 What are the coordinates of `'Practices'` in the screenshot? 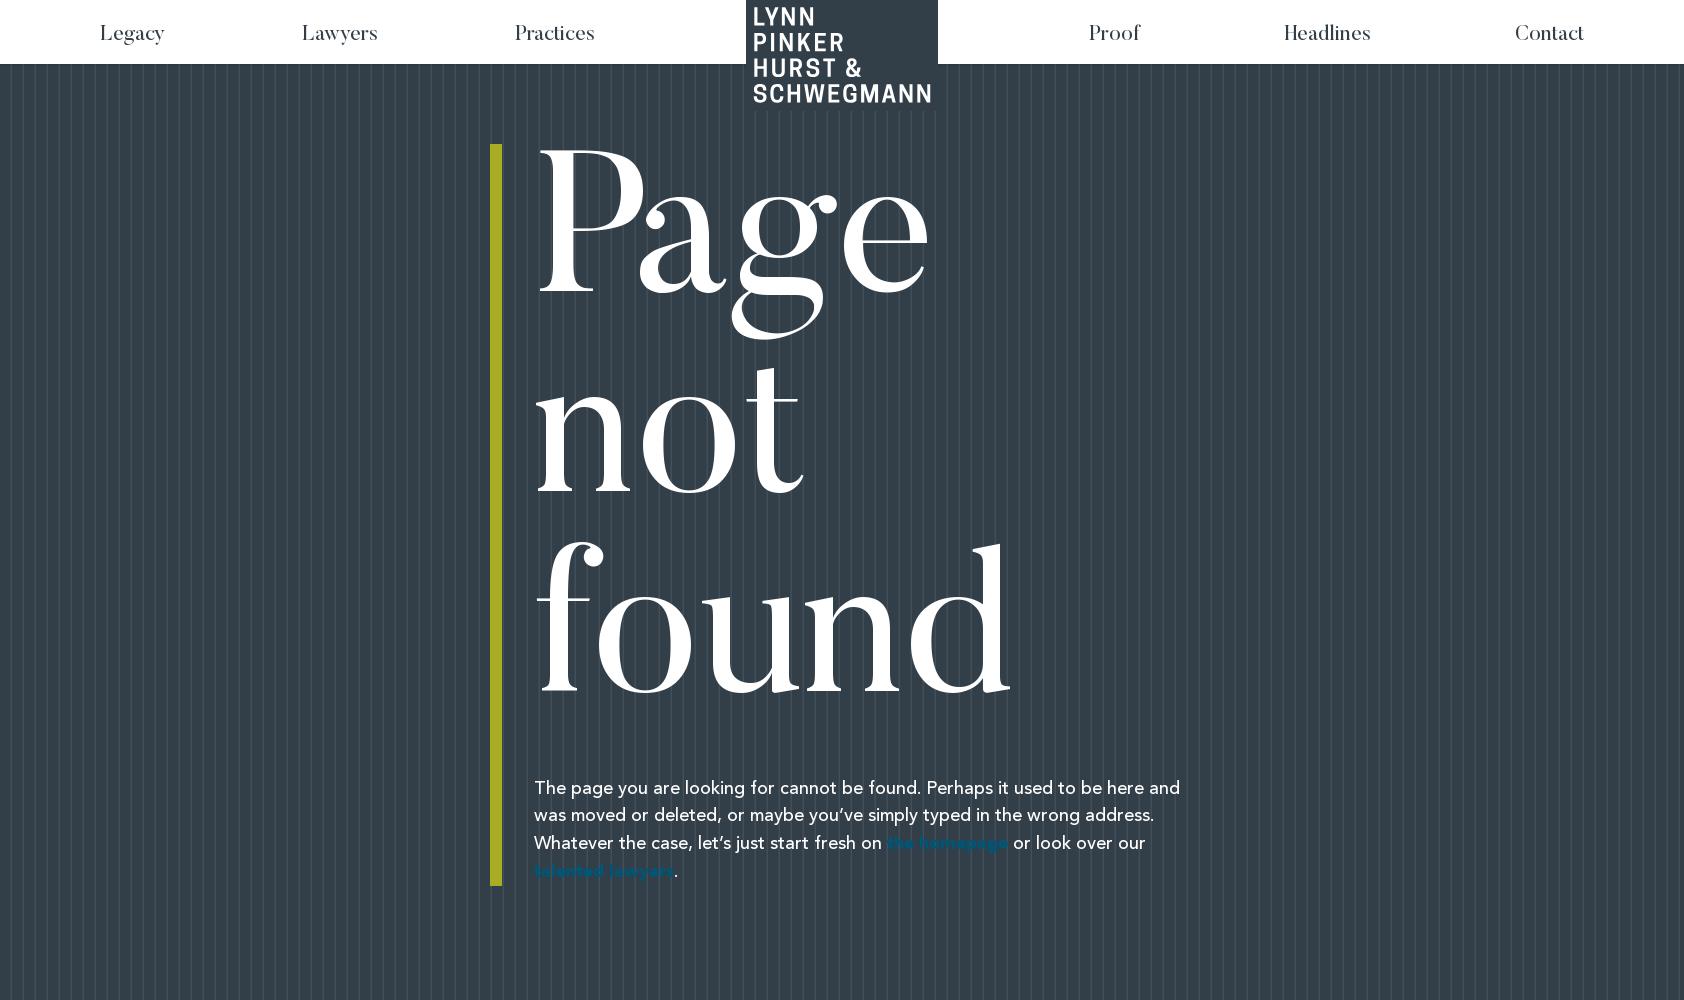 It's located at (553, 35).